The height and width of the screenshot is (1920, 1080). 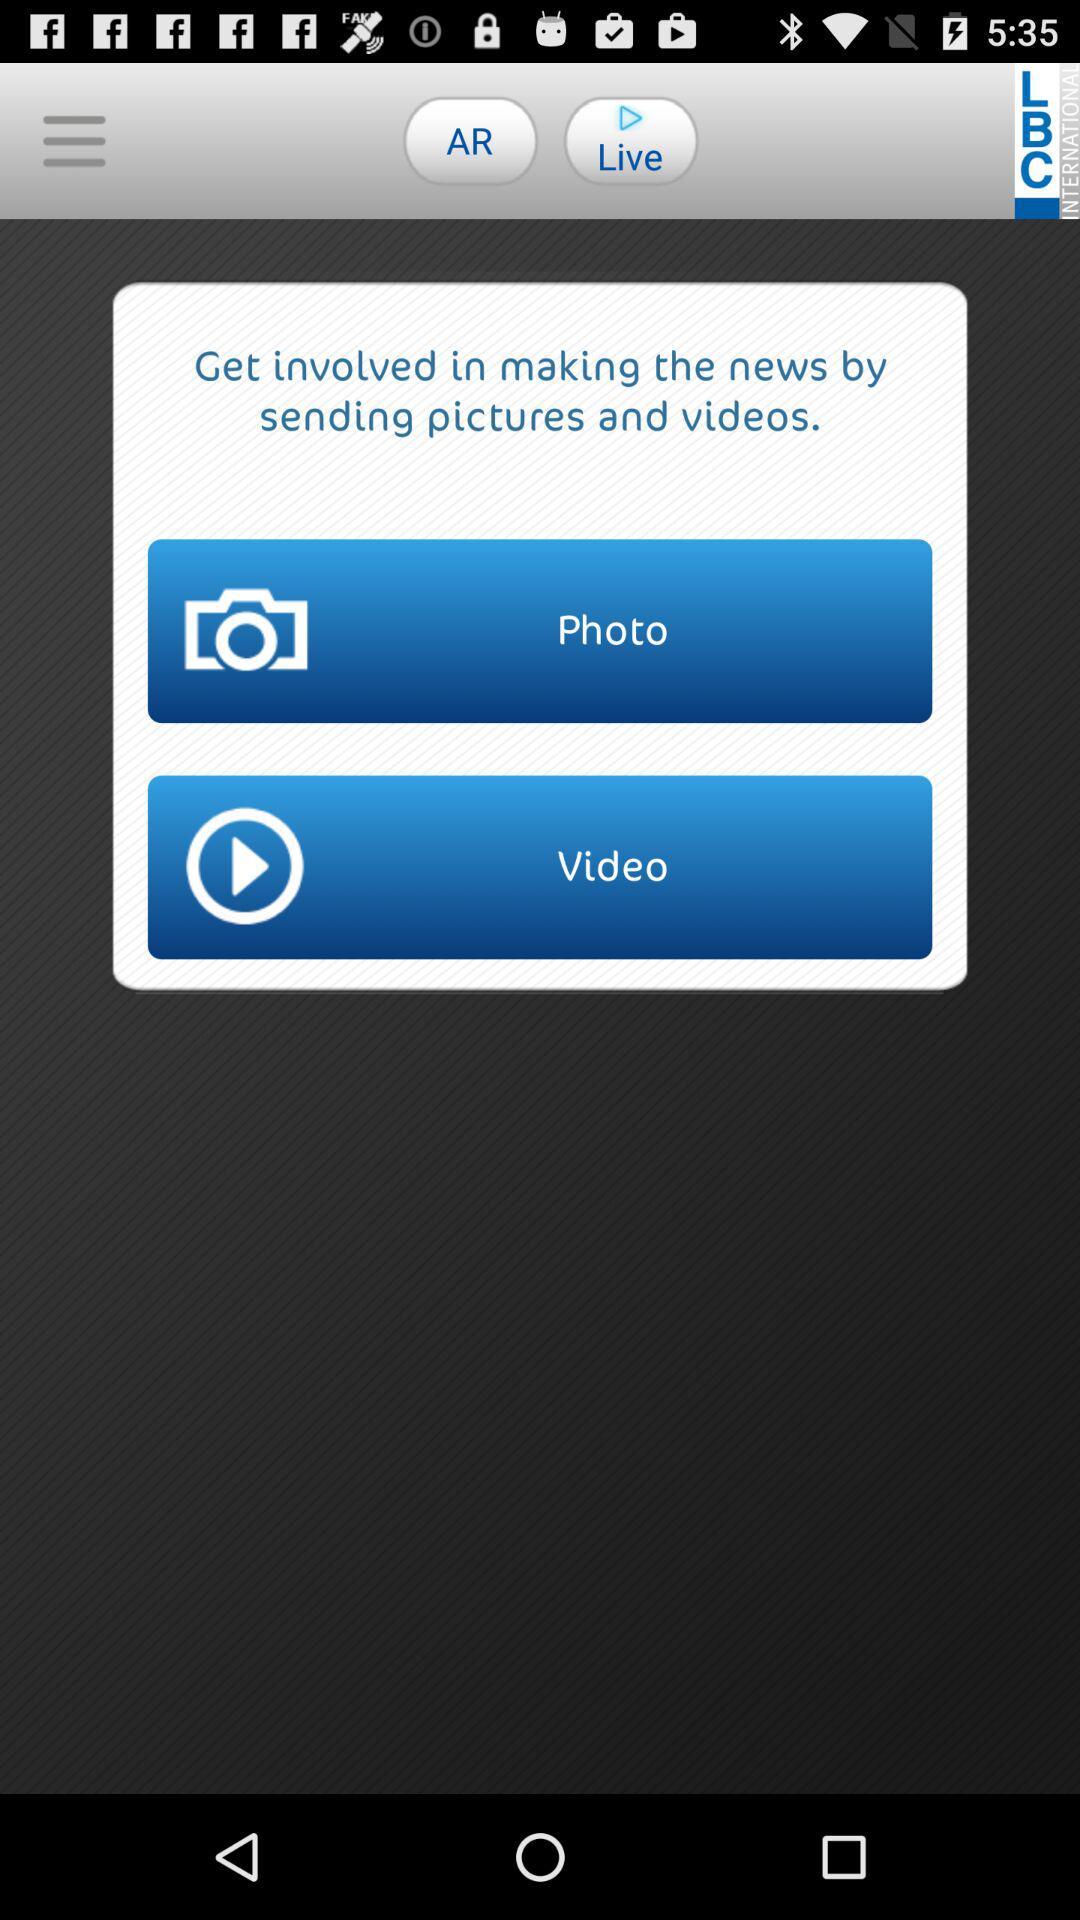 I want to click on the icon below get involved in item, so click(x=540, y=630).